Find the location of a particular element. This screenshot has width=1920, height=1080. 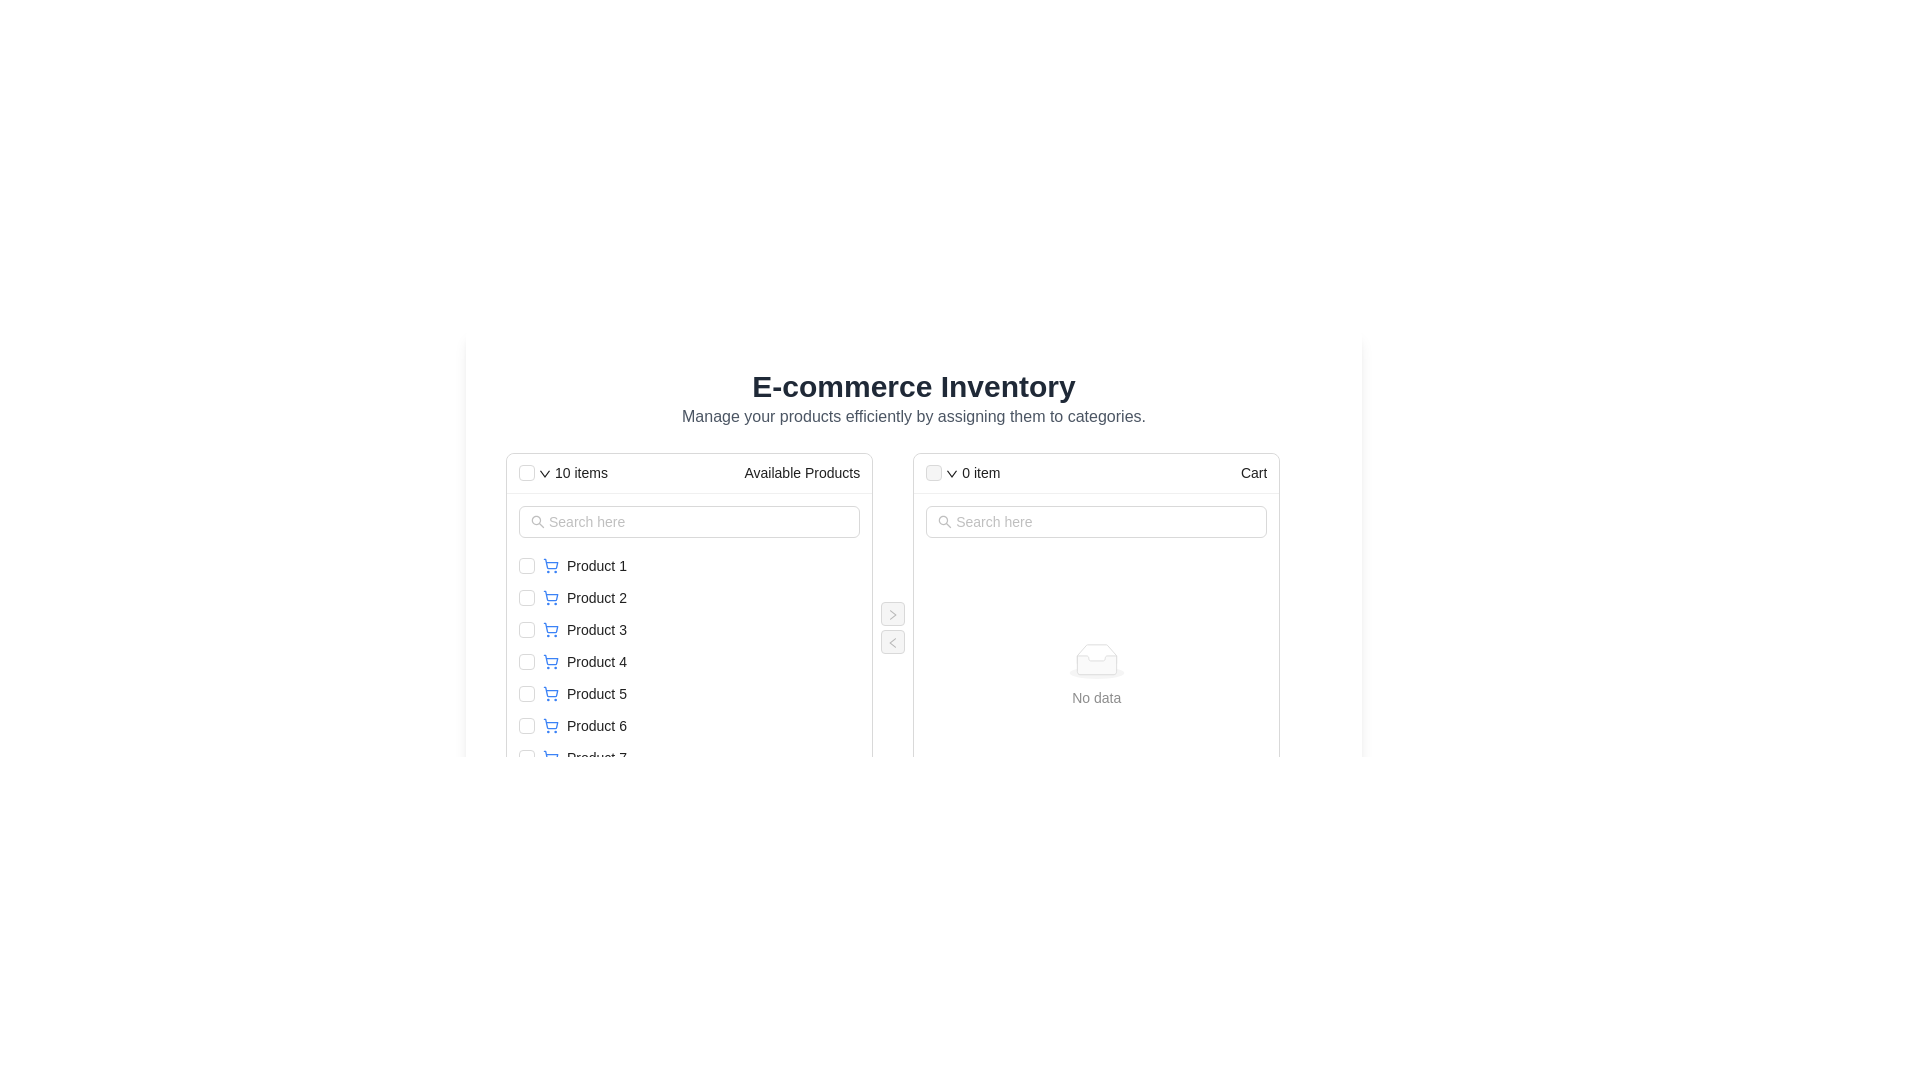

the search icon located to the left of the input field in the search bar is located at coordinates (537, 520).